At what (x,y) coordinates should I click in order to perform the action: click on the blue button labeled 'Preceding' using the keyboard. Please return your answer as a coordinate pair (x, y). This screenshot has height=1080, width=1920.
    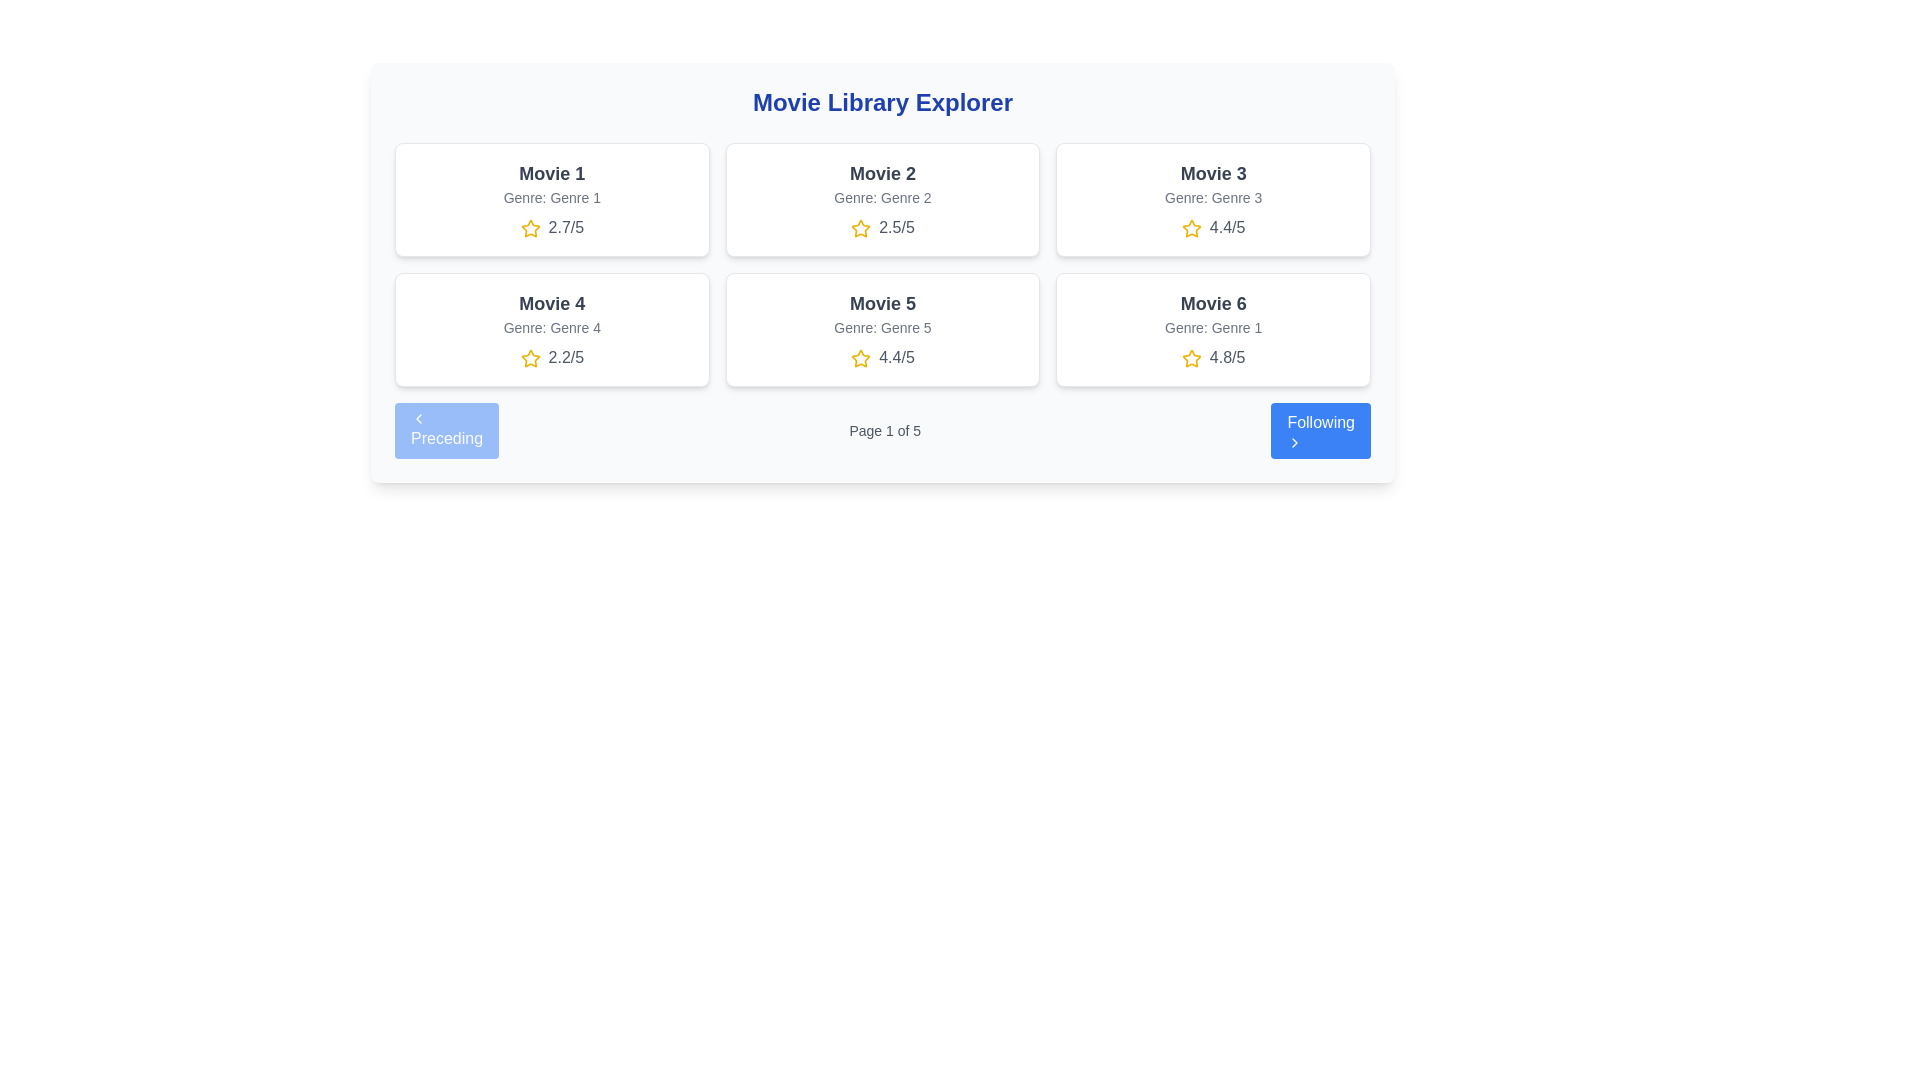
    Looking at the image, I should click on (445, 430).